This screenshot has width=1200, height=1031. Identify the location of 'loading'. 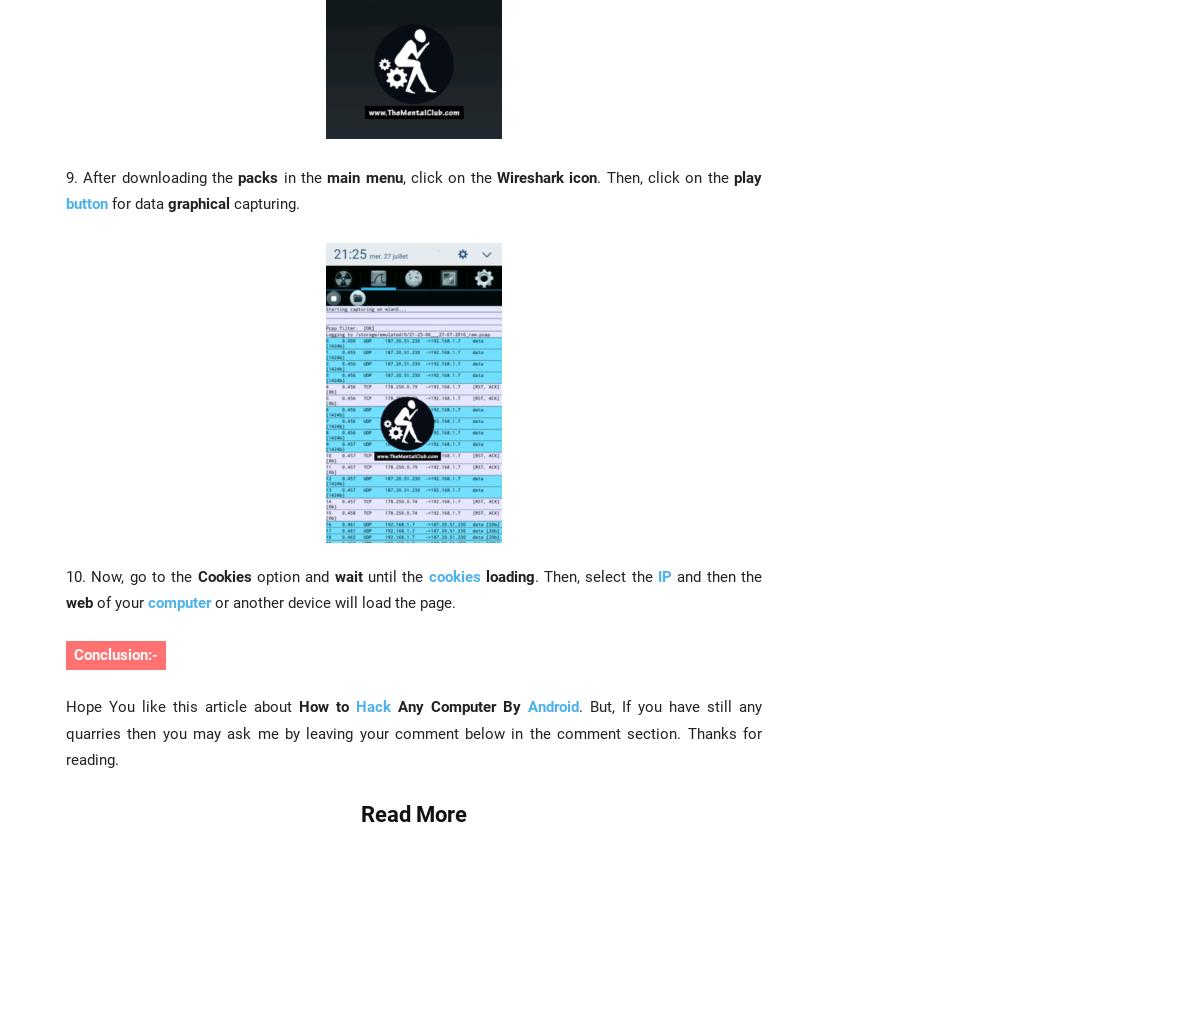
(508, 576).